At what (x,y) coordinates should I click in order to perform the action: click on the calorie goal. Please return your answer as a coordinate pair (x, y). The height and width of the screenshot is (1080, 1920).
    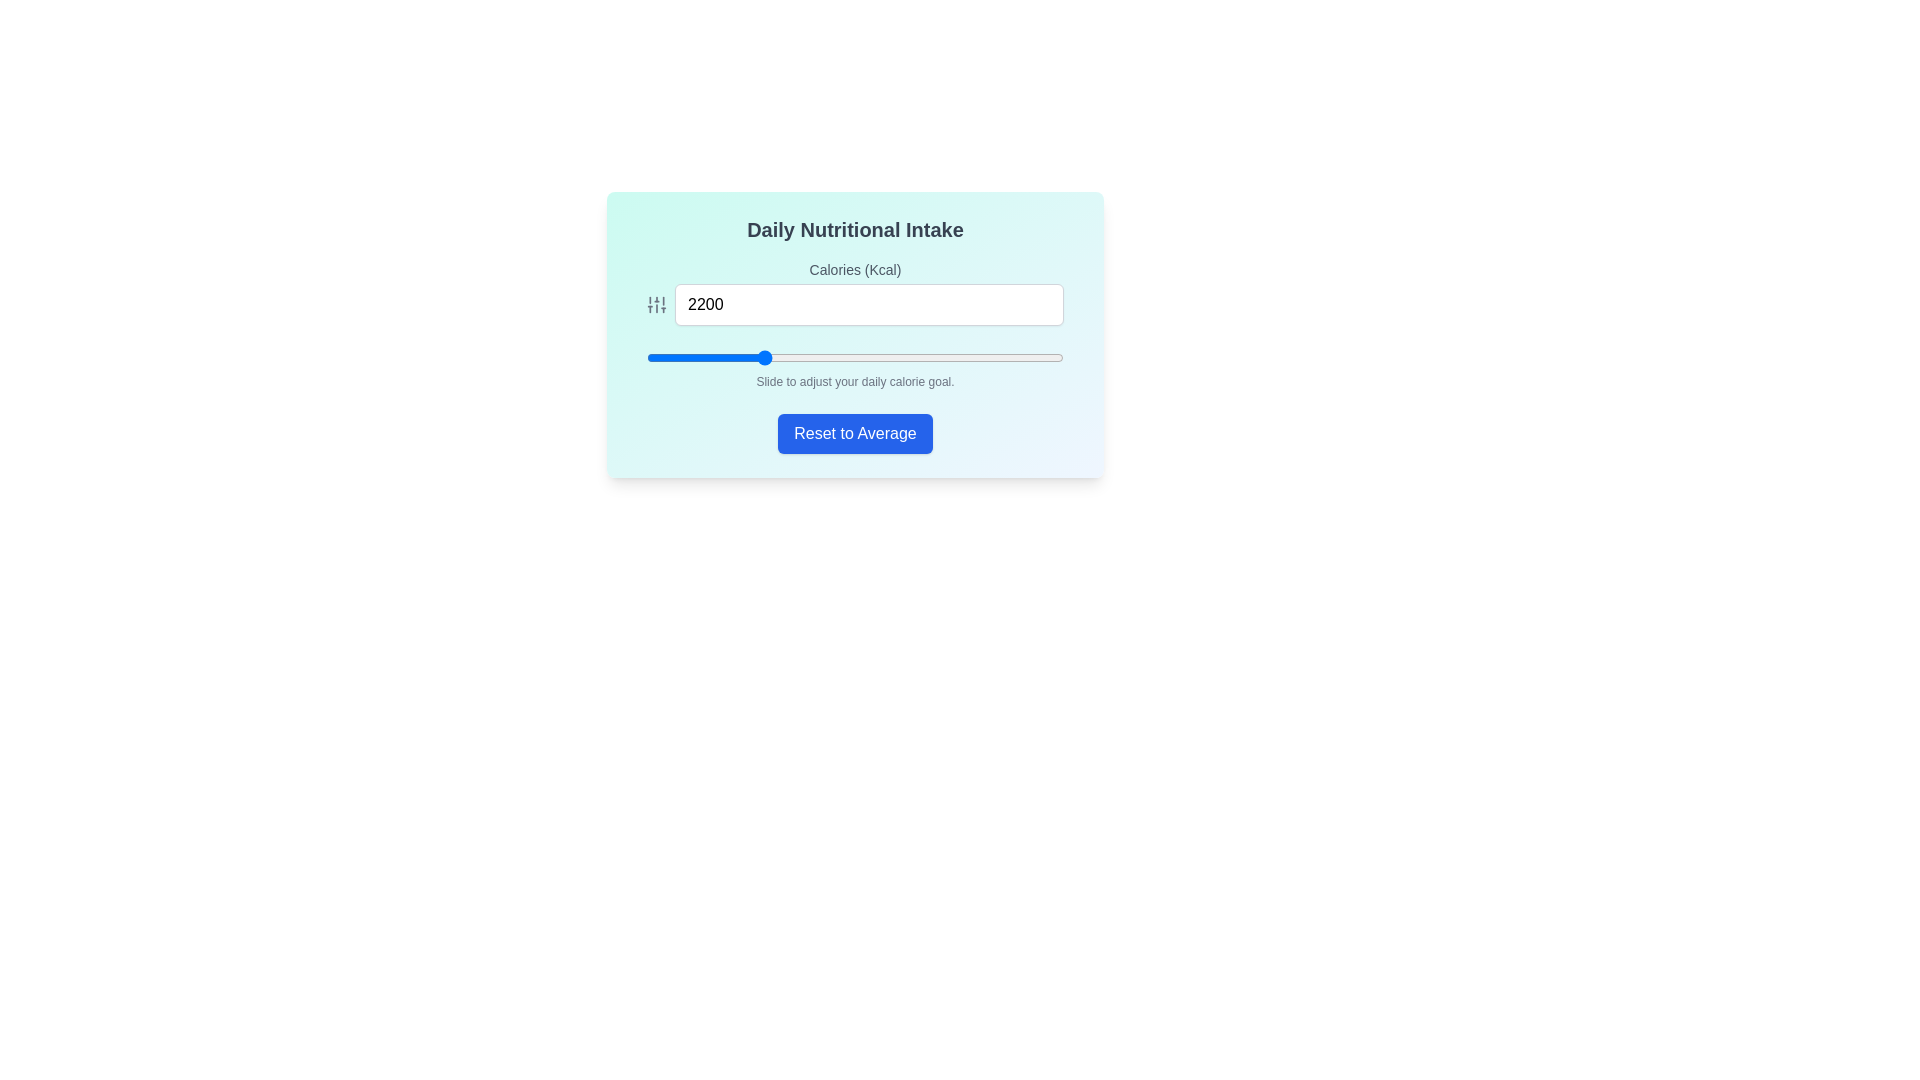
    Looking at the image, I should click on (965, 357).